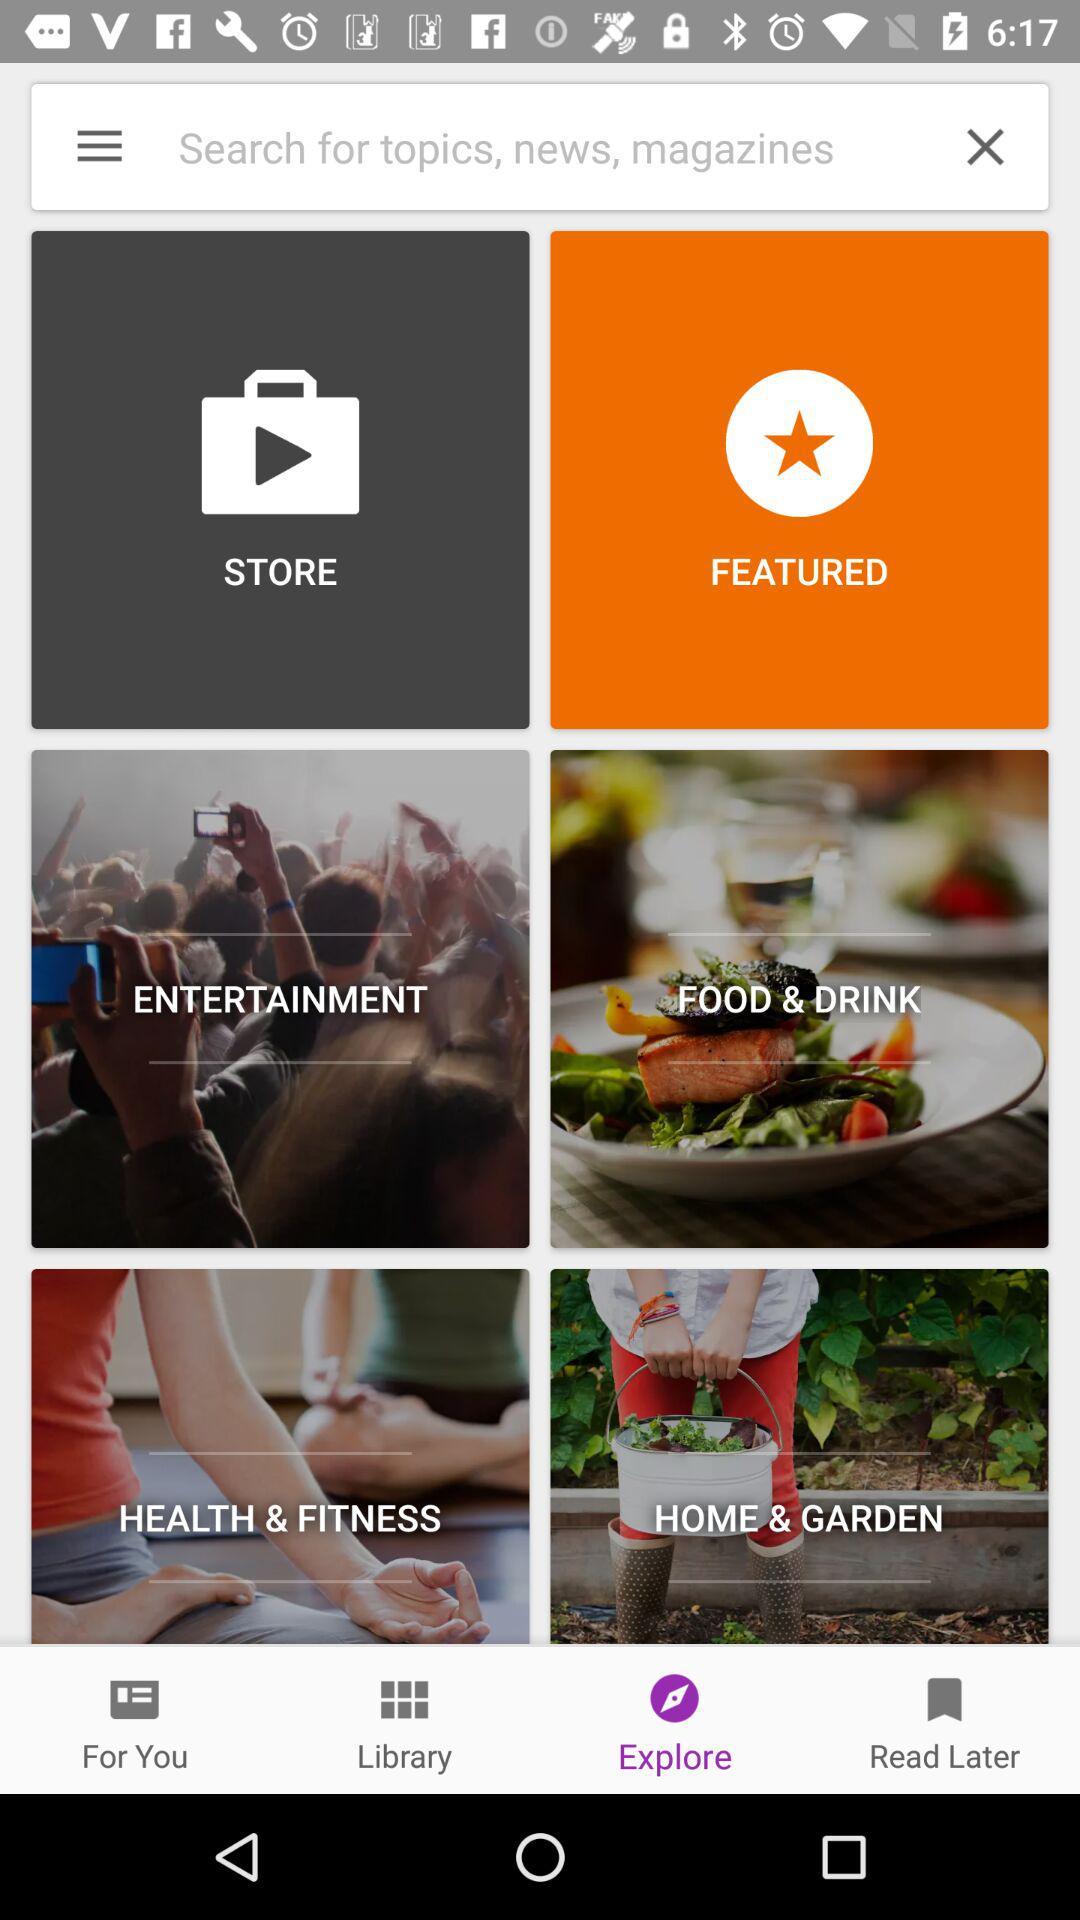 Image resolution: width=1080 pixels, height=1920 pixels. Describe the element at coordinates (405, 1698) in the screenshot. I see `the button above library` at that location.